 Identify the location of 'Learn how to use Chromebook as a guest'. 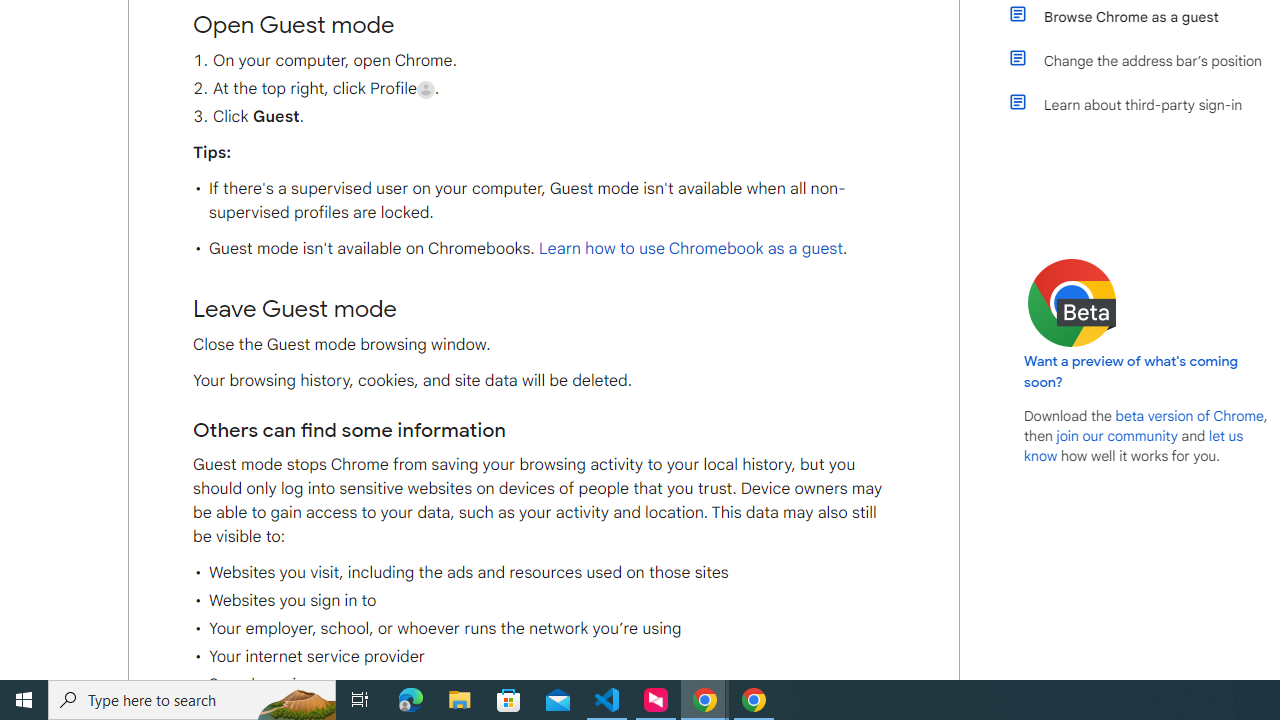
(690, 248).